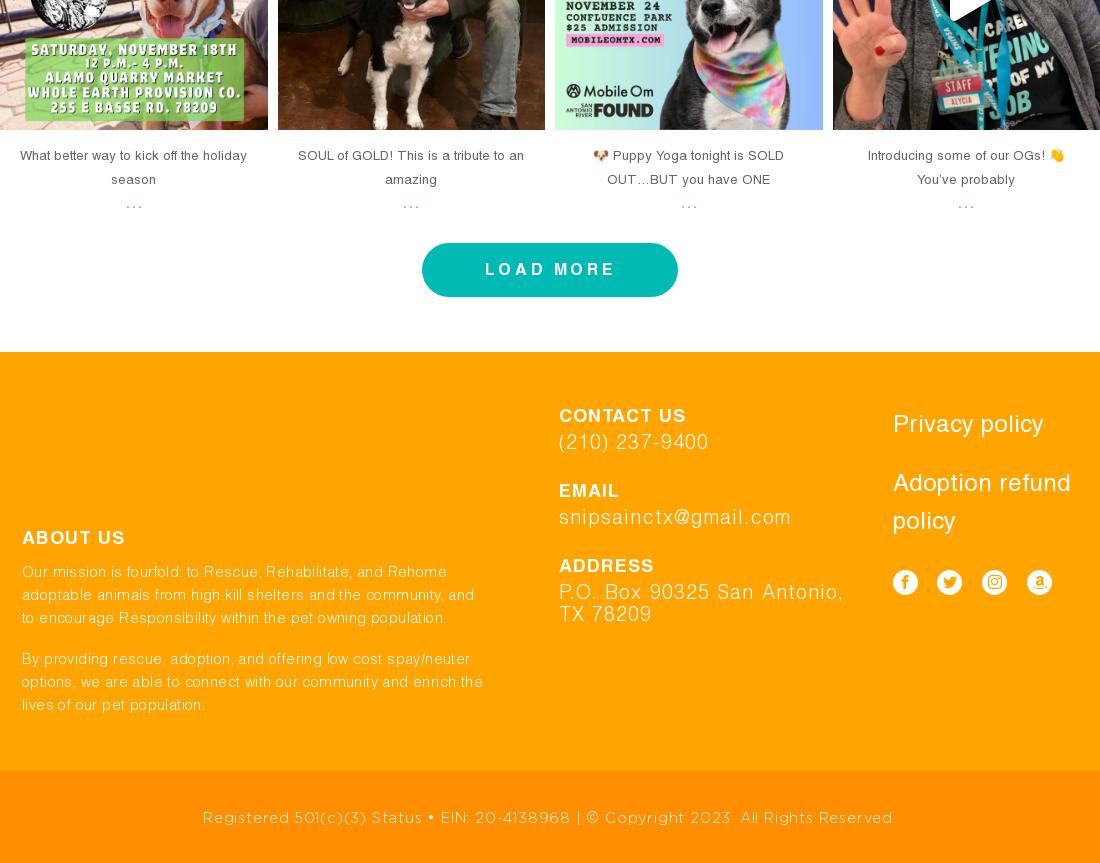 The height and width of the screenshot is (863, 1100). I want to click on 'Registered 501(c)(3) Status • EIN: 20-4138968 | © Copyright 2023. All Rights Reserved.', so click(549, 815).